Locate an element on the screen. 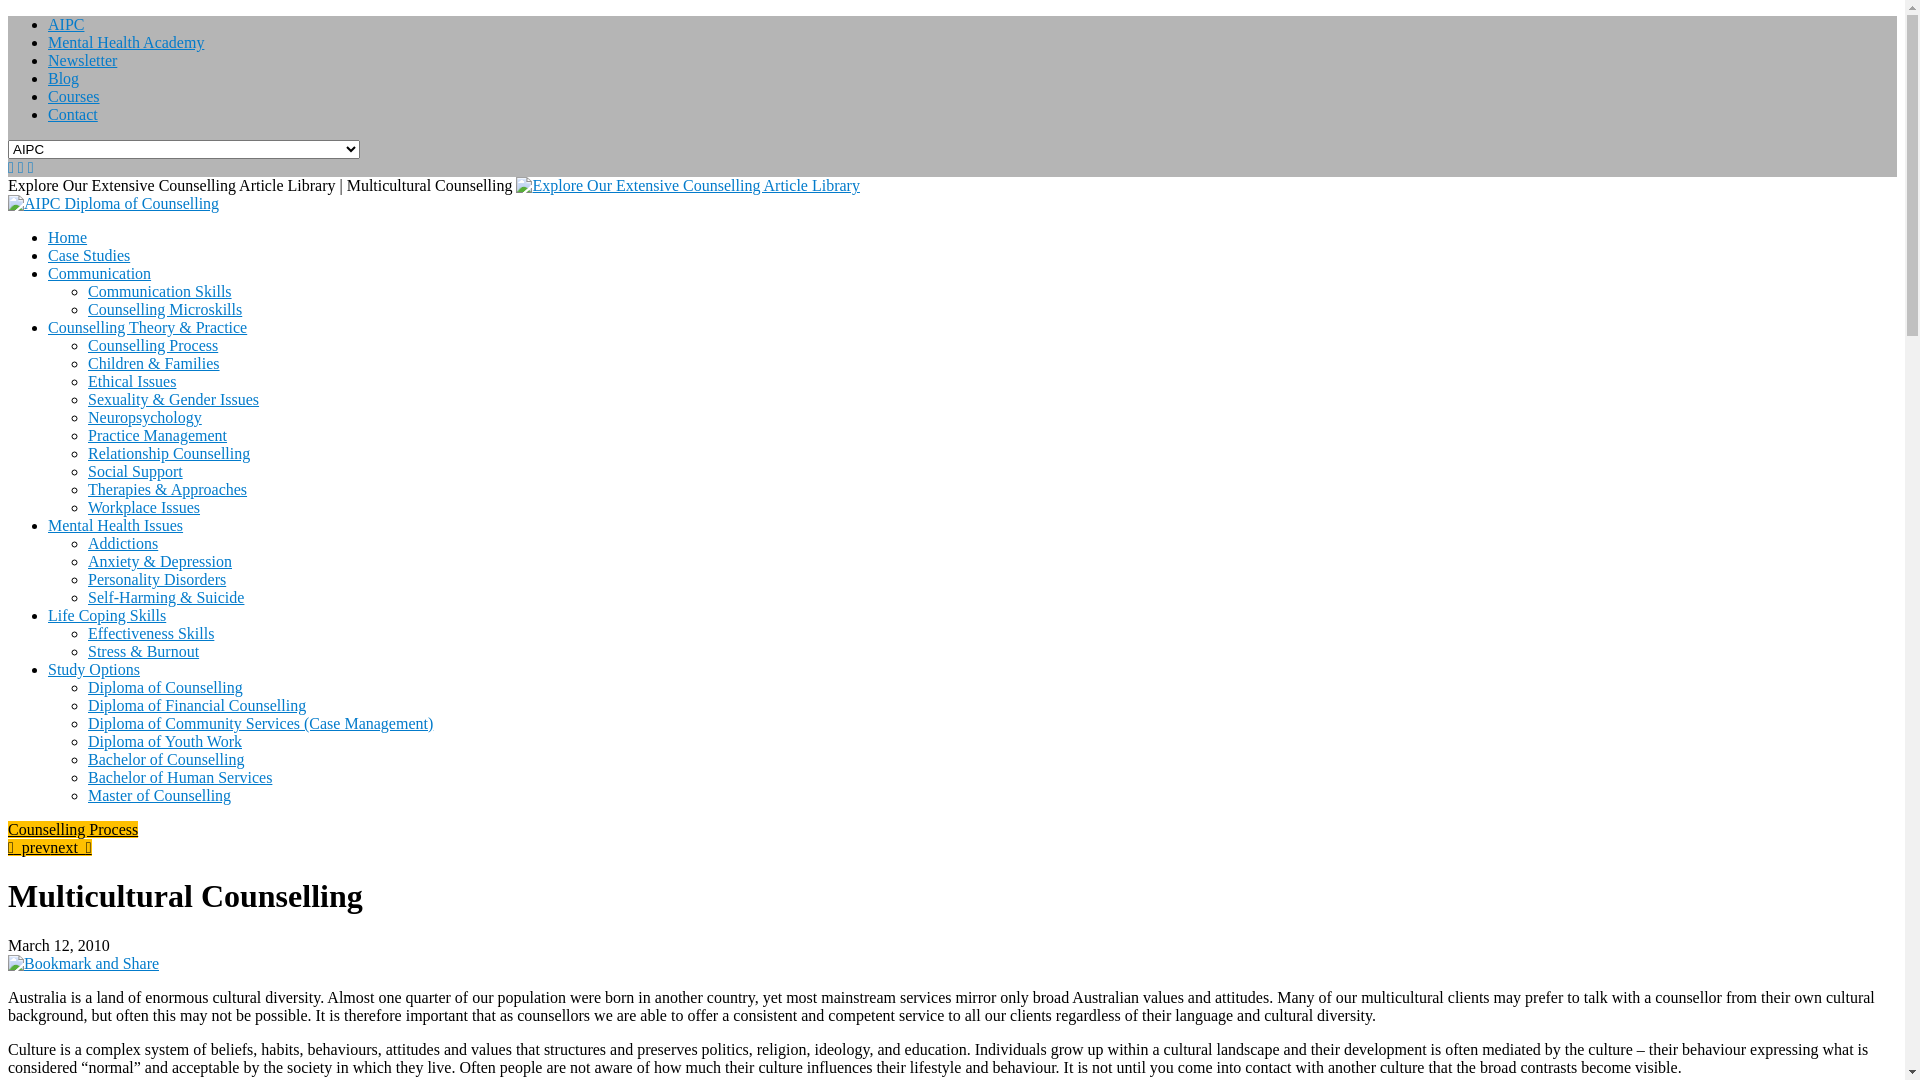 The width and height of the screenshot is (1920, 1080). 'Home' is located at coordinates (67, 236).